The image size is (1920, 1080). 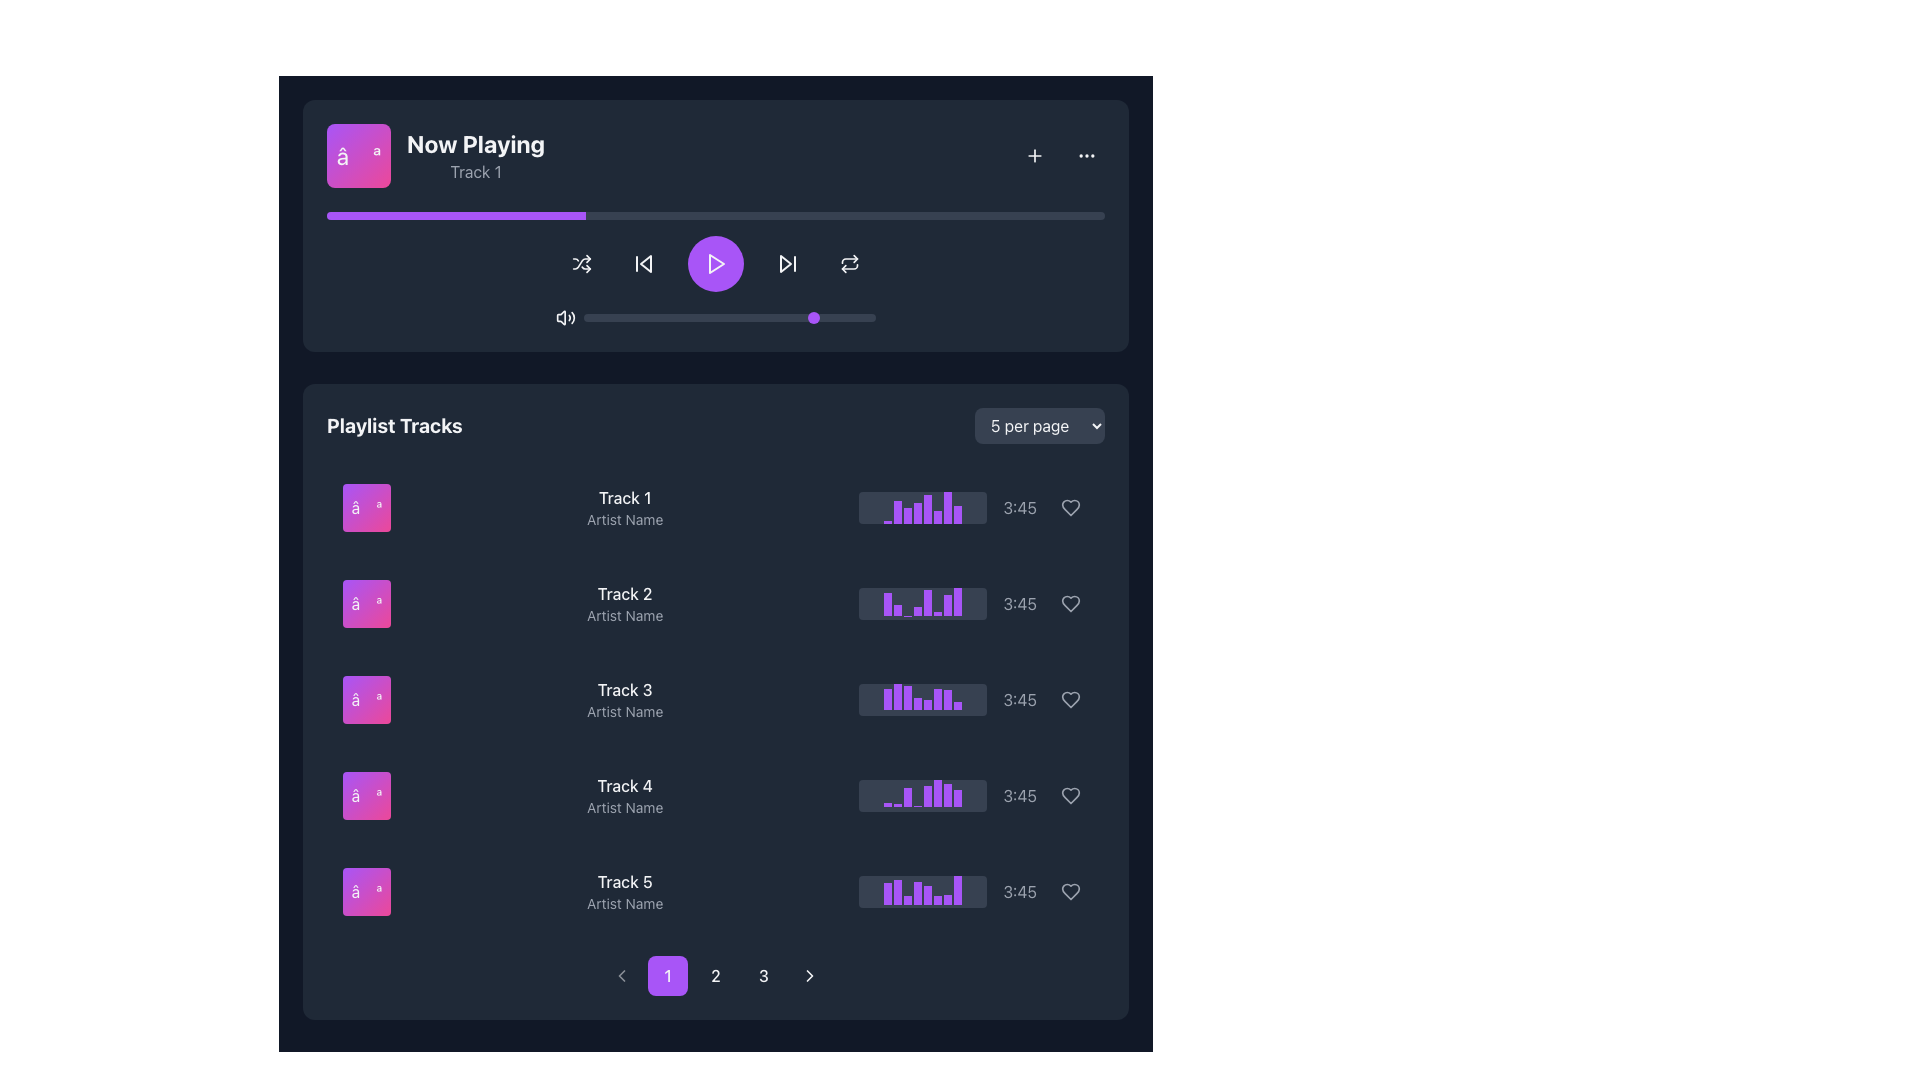 I want to click on the left-pointing chevron icon button, which is styled with a minimalist design and located at the bottom of the interface within the pagination section, so click(x=621, y=974).